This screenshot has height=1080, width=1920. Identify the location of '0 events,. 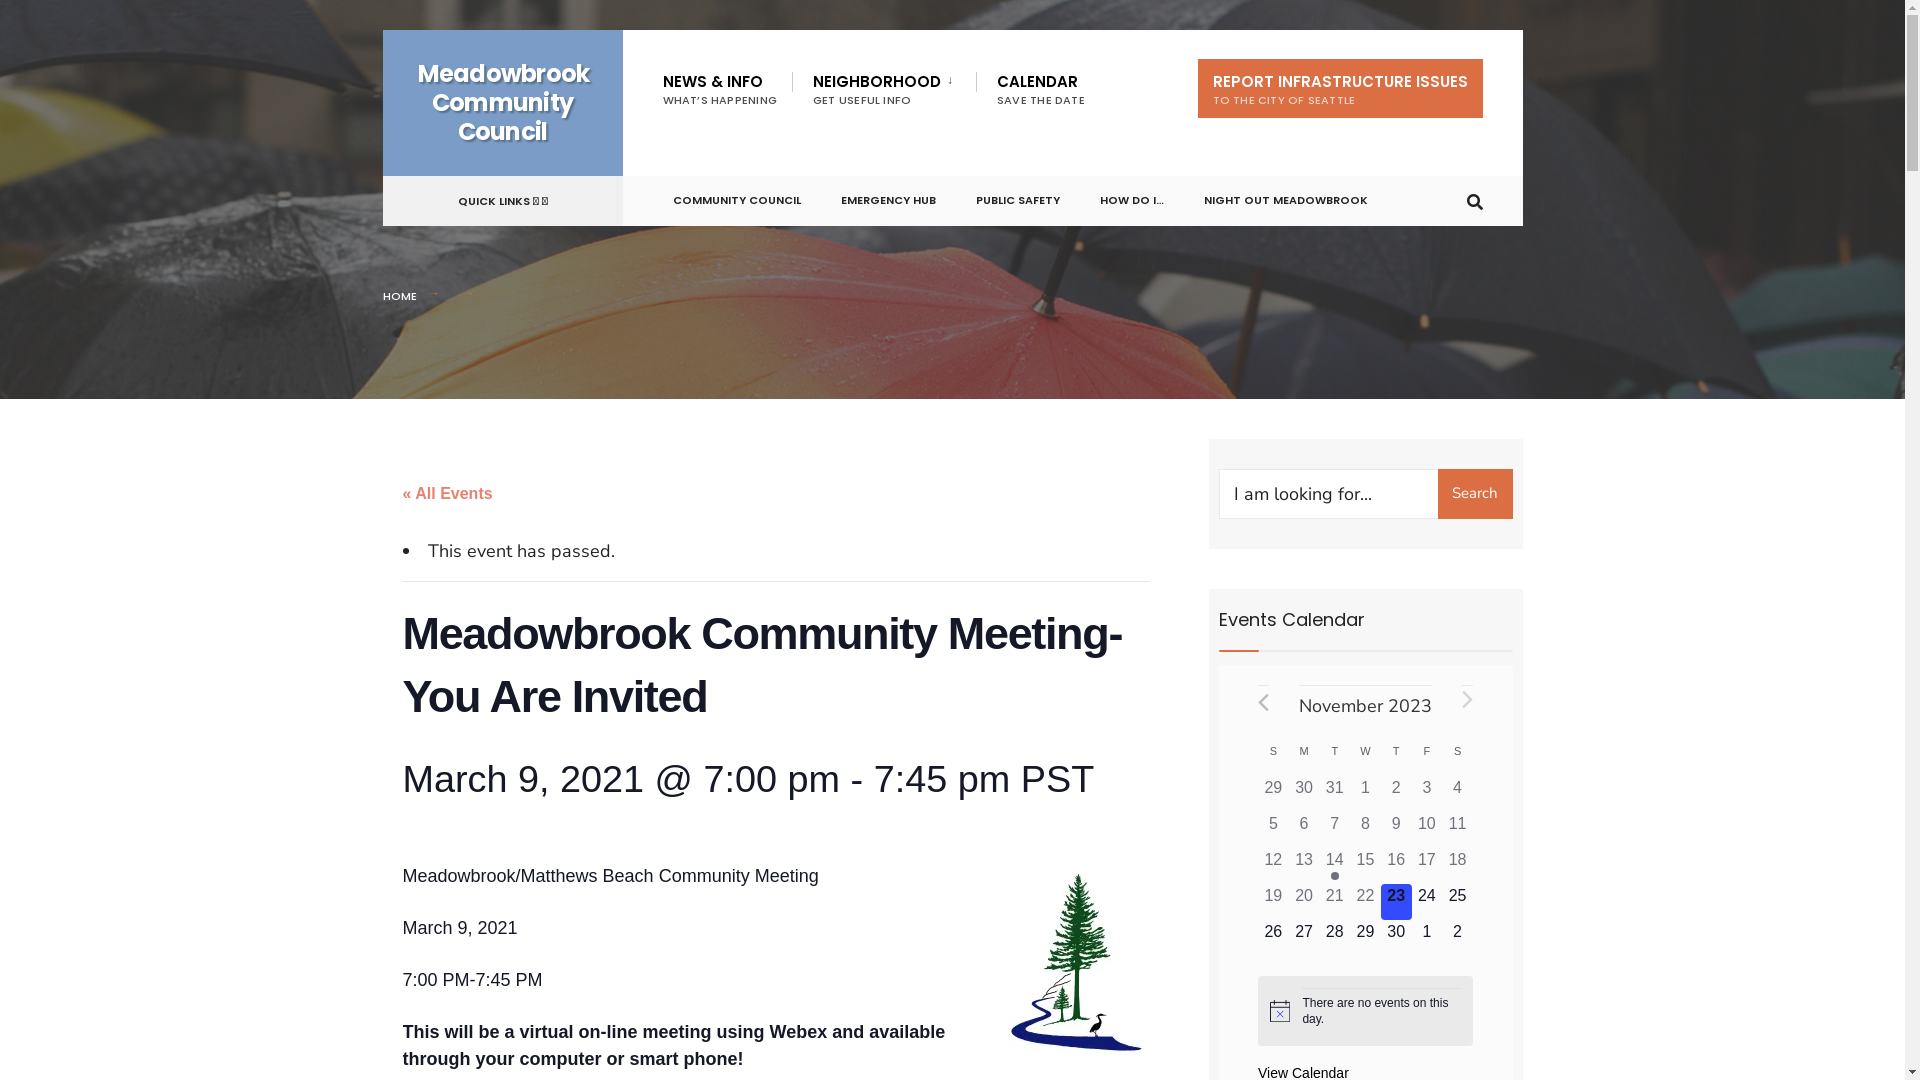
(1289, 793).